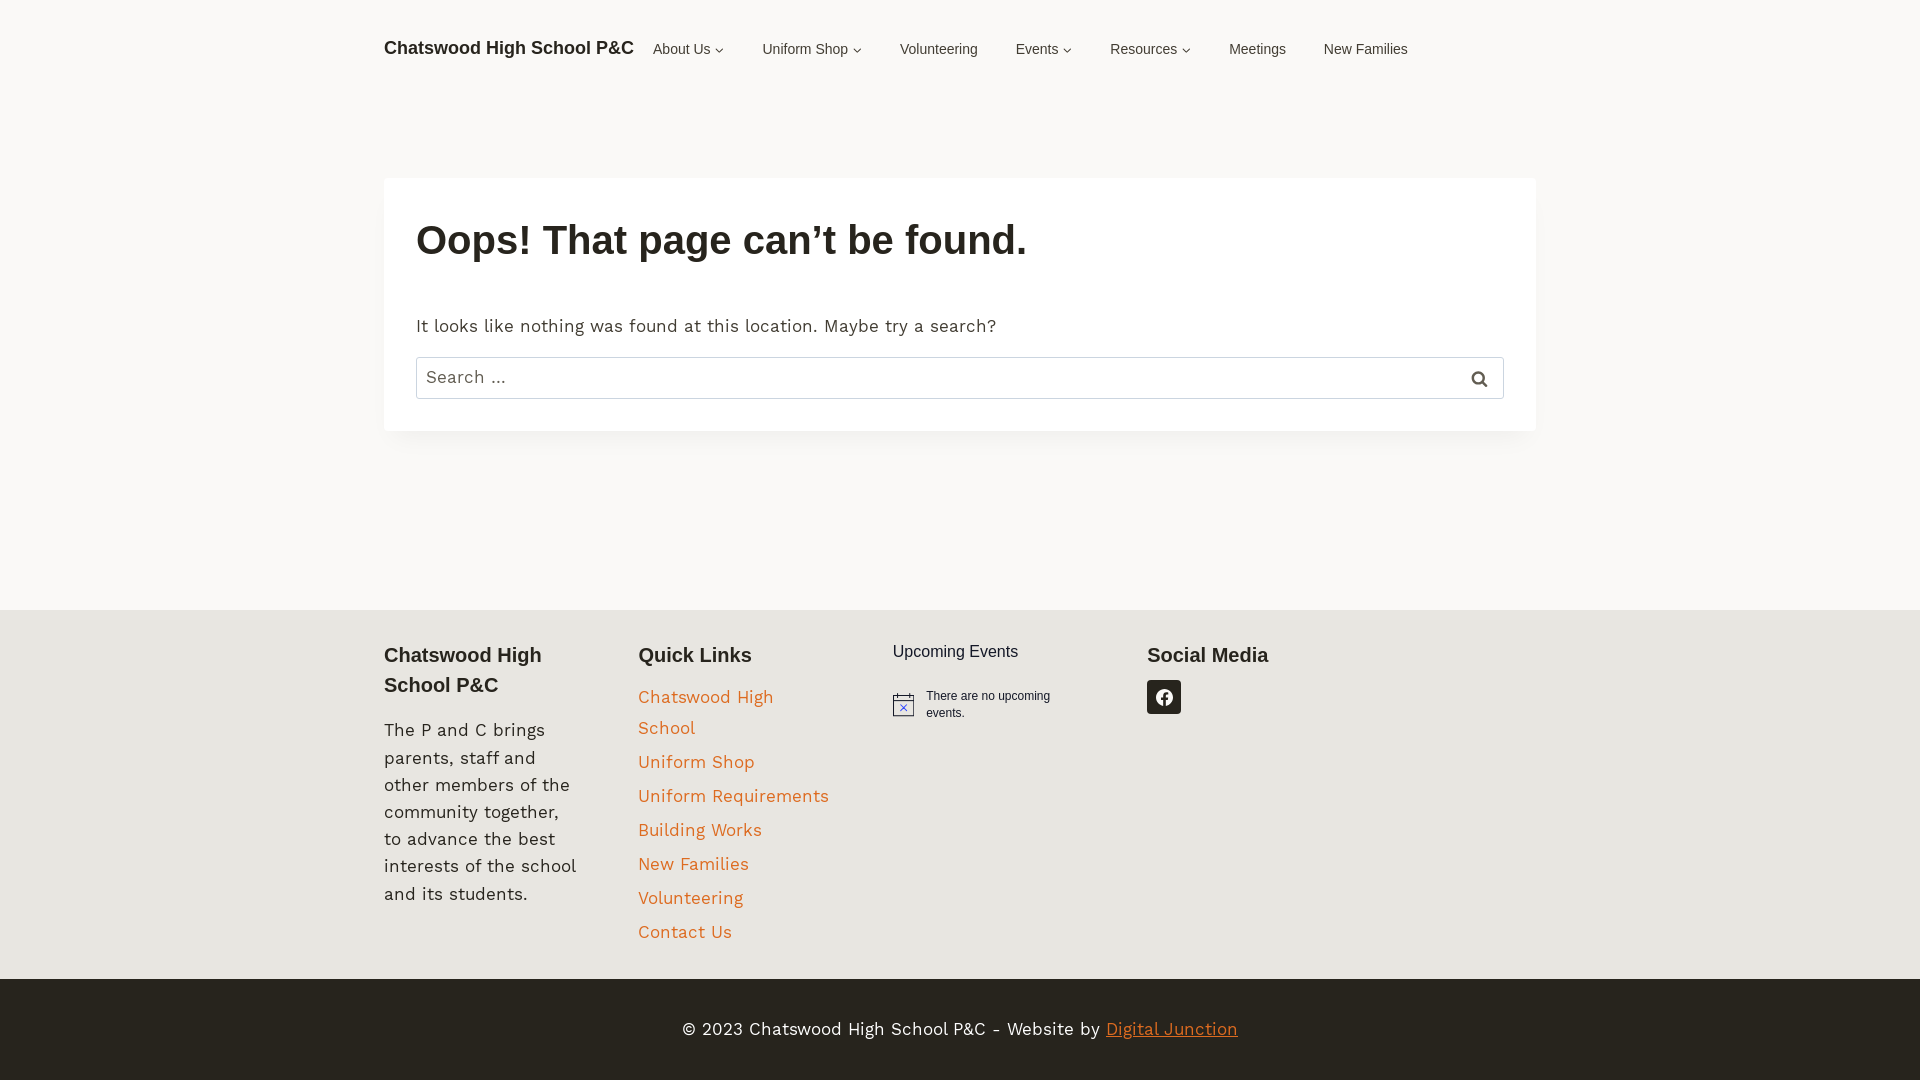  Describe the element at coordinates (811, 48) in the screenshot. I see `'Uniform Shop'` at that location.